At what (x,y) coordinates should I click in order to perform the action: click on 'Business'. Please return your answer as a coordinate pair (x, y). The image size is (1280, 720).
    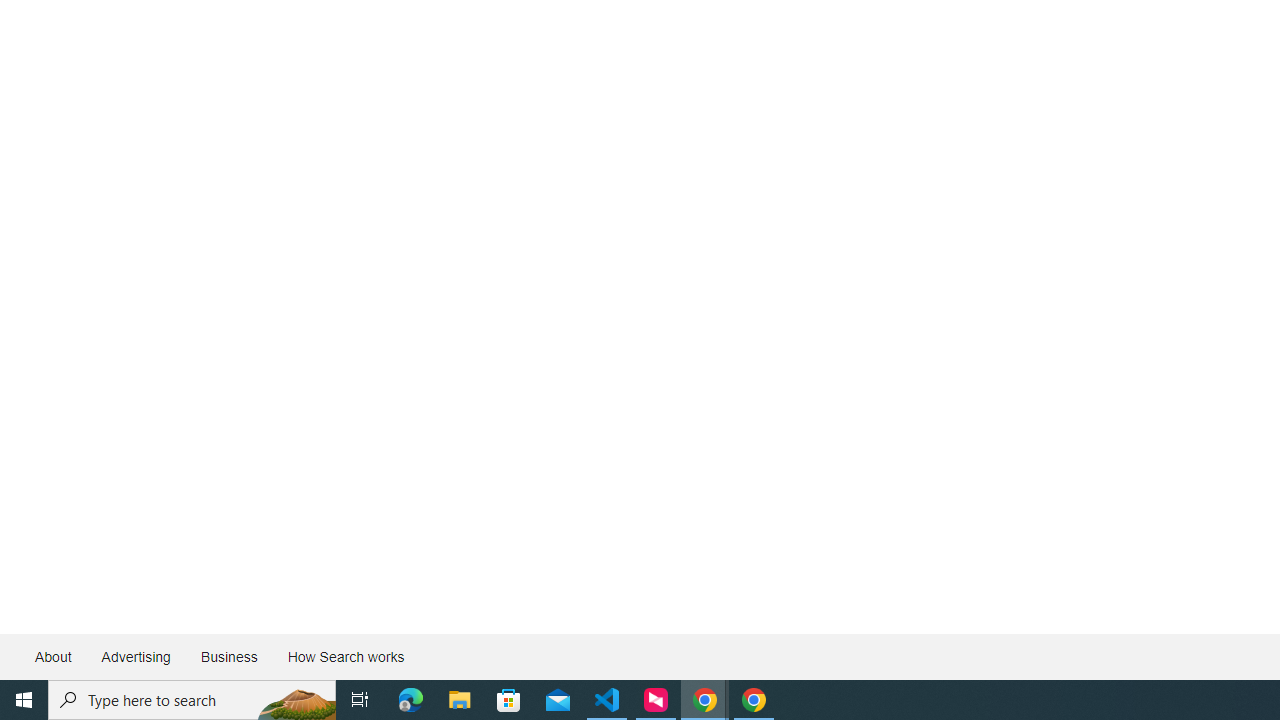
    Looking at the image, I should click on (229, 657).